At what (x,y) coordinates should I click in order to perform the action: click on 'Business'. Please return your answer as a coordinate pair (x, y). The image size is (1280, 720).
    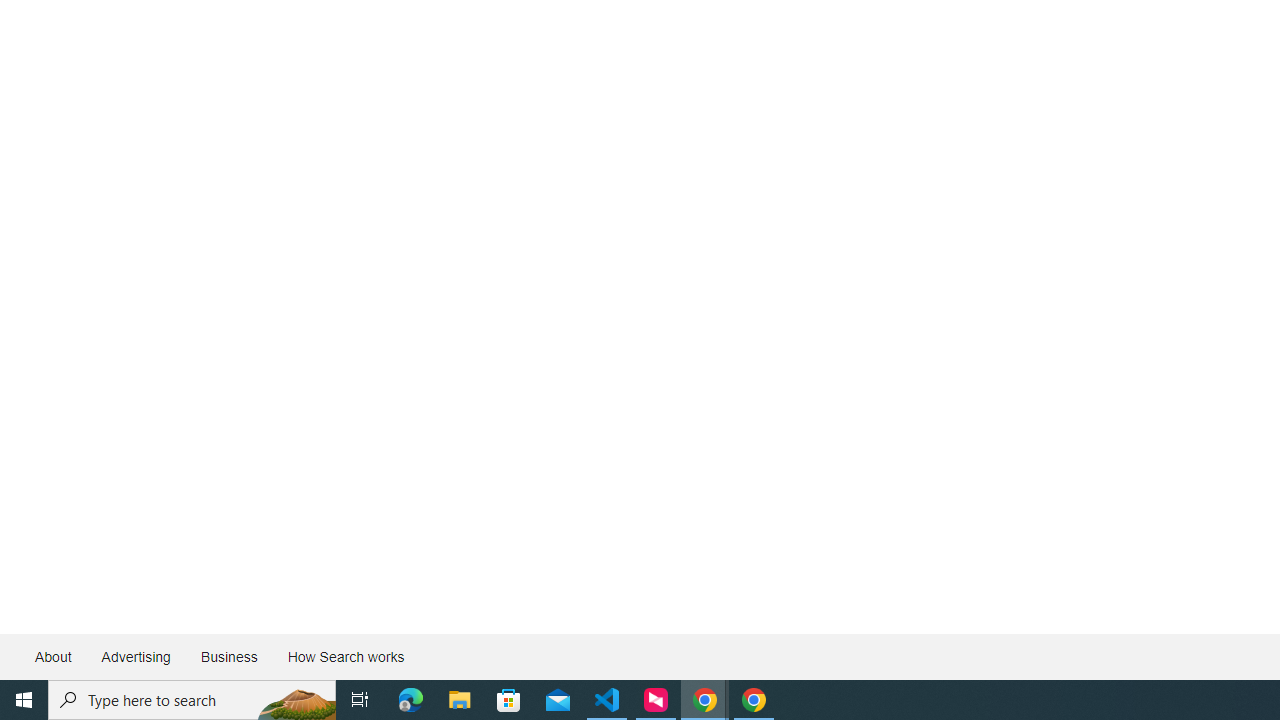
    Looking at the image, I should click on (229, 657).